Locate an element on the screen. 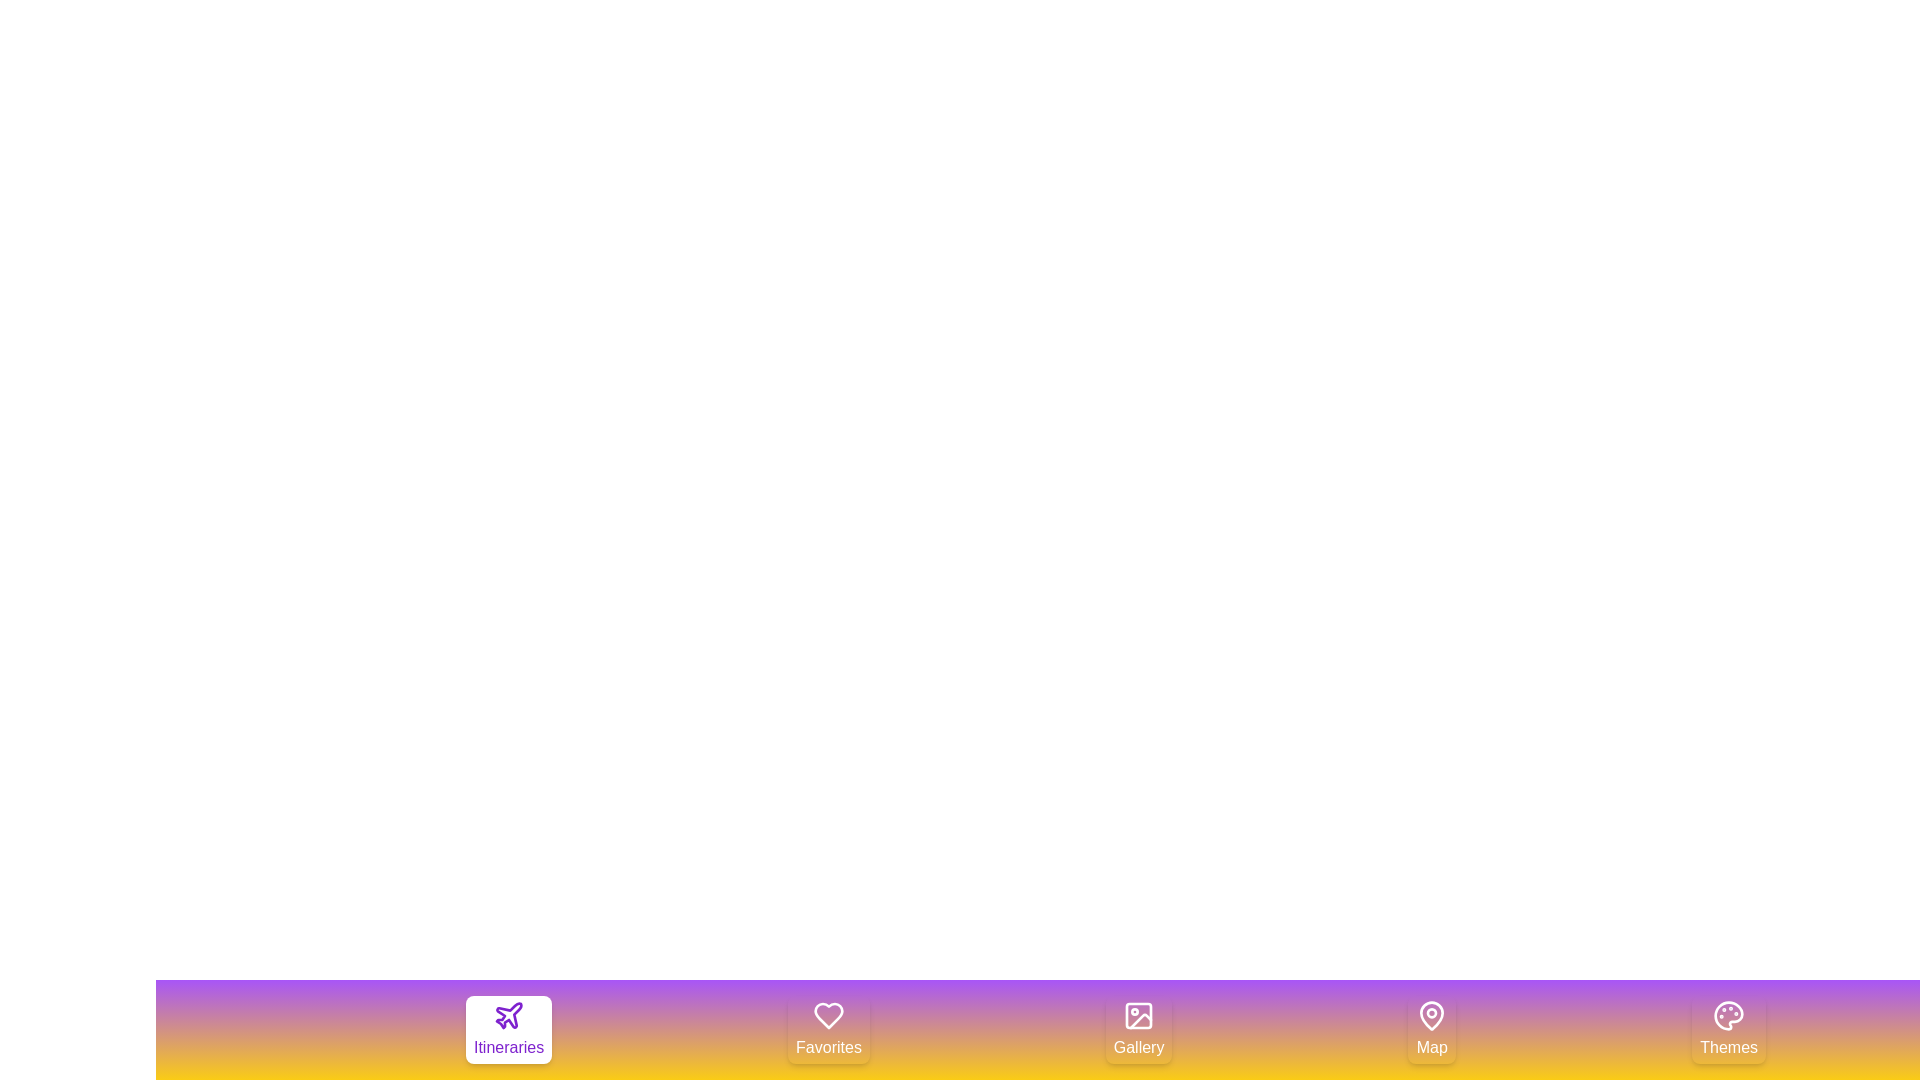 The image size is (1920, 1080). the tab labeled Themes is located at coordinates (1728, 1029).